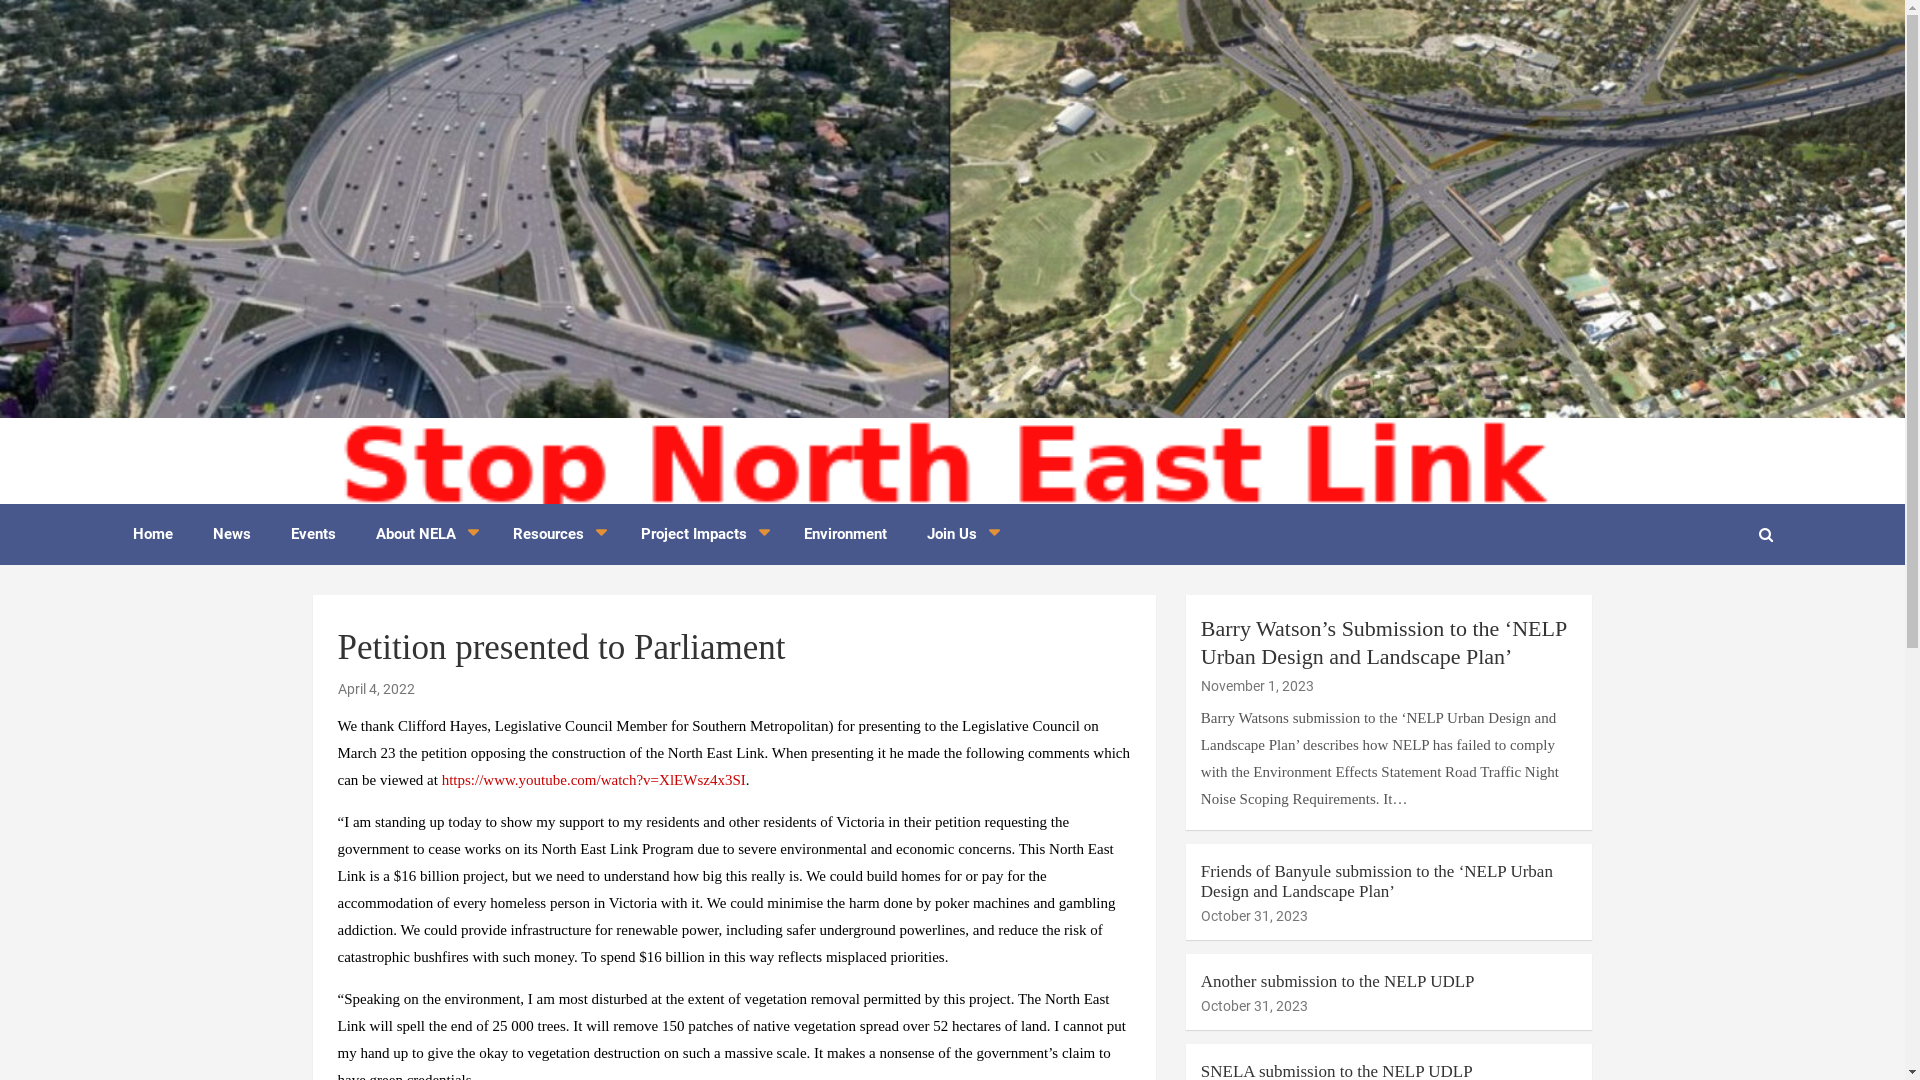 This screenshot has height=1080, width=1920. Describe the element at coordinates (376, 688) in the screenshot. I see `'April 4, 2022'` at that location.